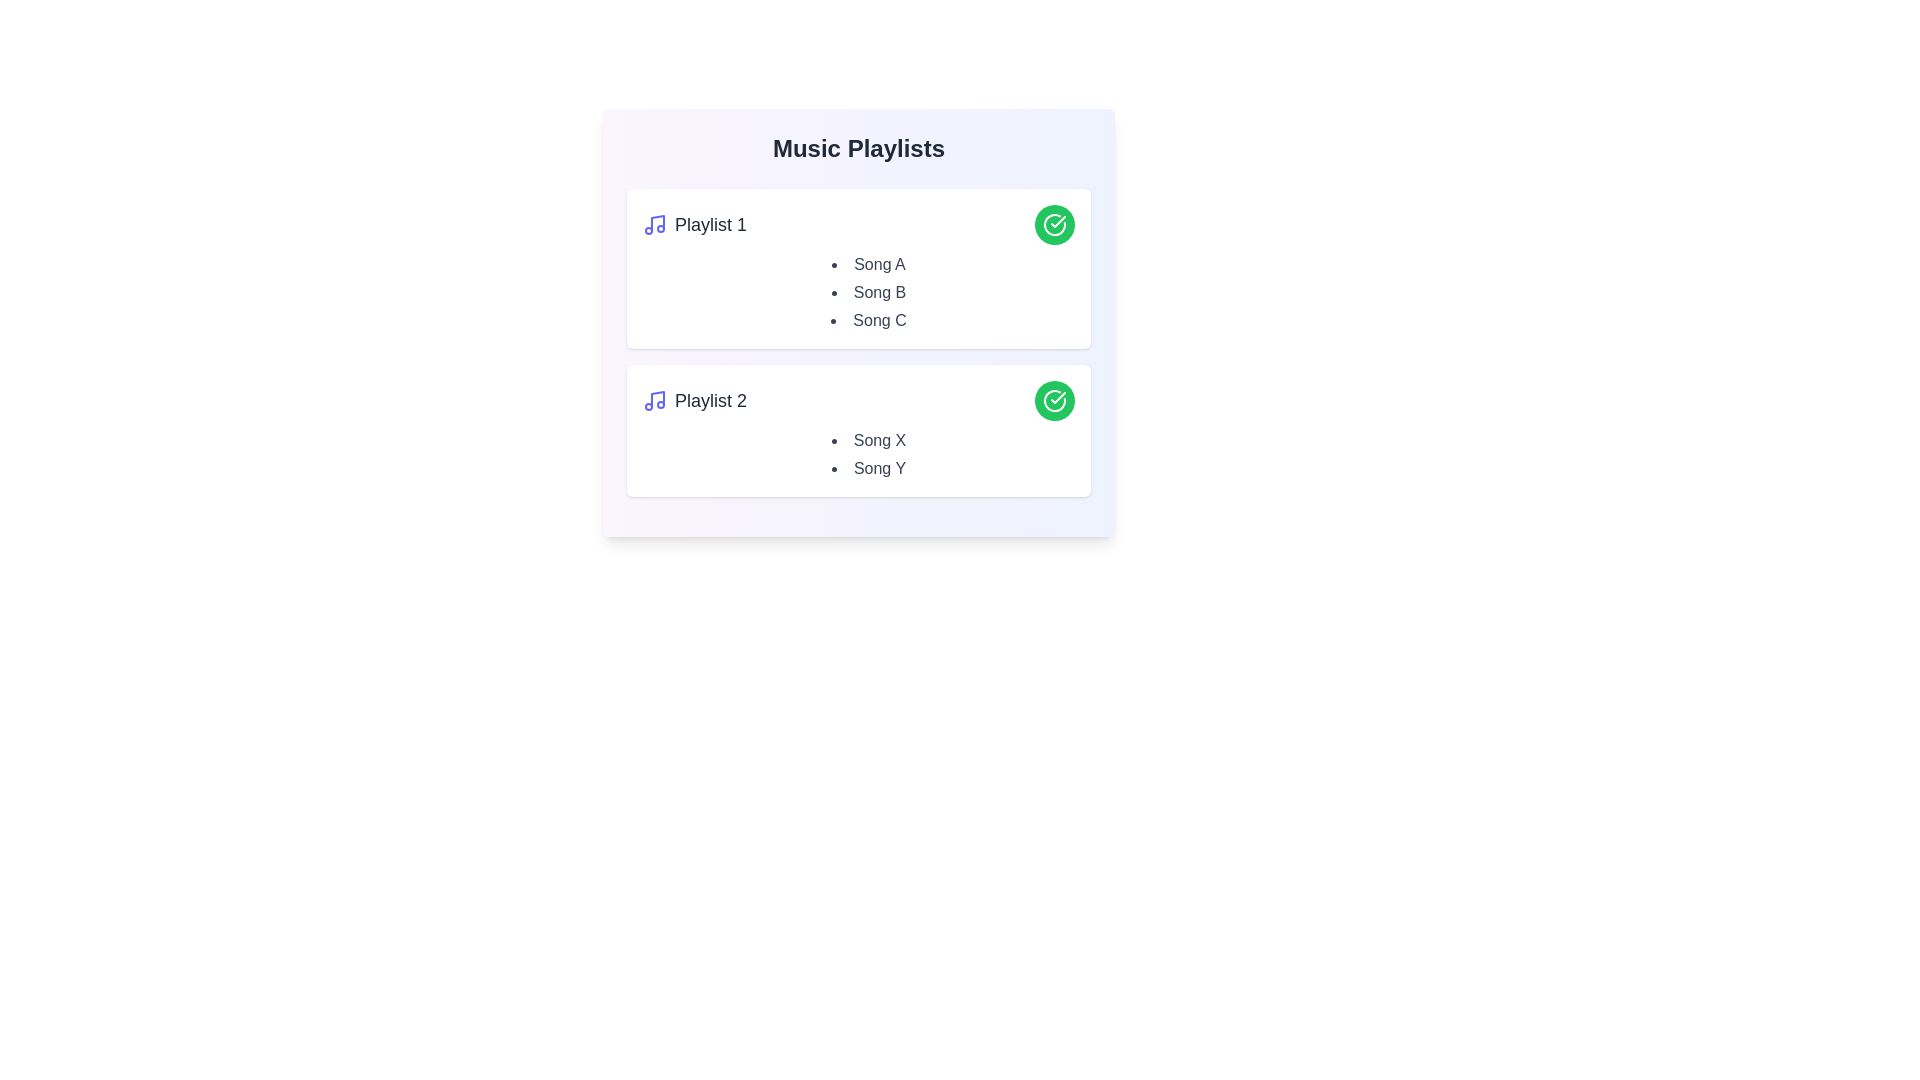 This screenshot has width=1920, height=1080. I want to click on the playlist icon for Playlist 2, so click(654, 401).